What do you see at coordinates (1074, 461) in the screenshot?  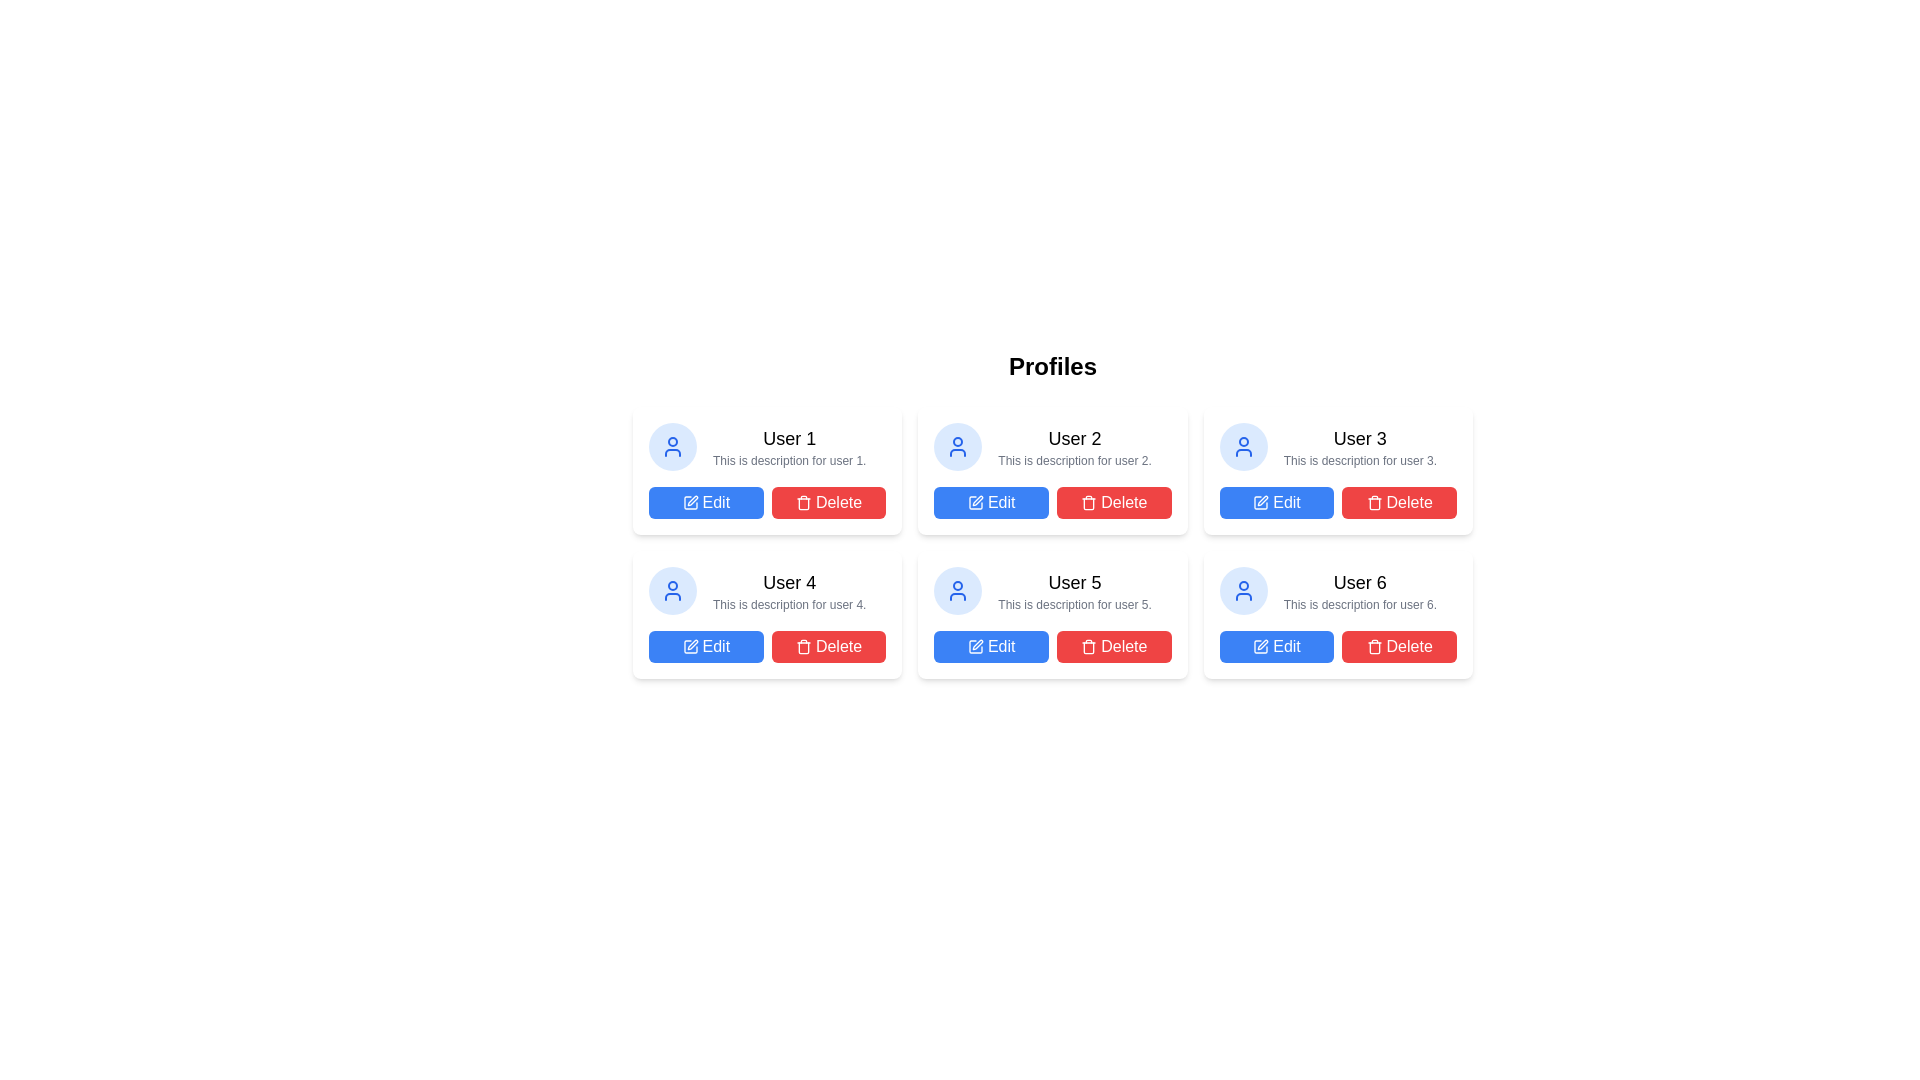 I see `the text label providing supplementary information for 'User 2', which is located in the second column of the first row in the grid layout of user cards, directly beneath the 'User 2' title` at bounding box center [1074, 461].